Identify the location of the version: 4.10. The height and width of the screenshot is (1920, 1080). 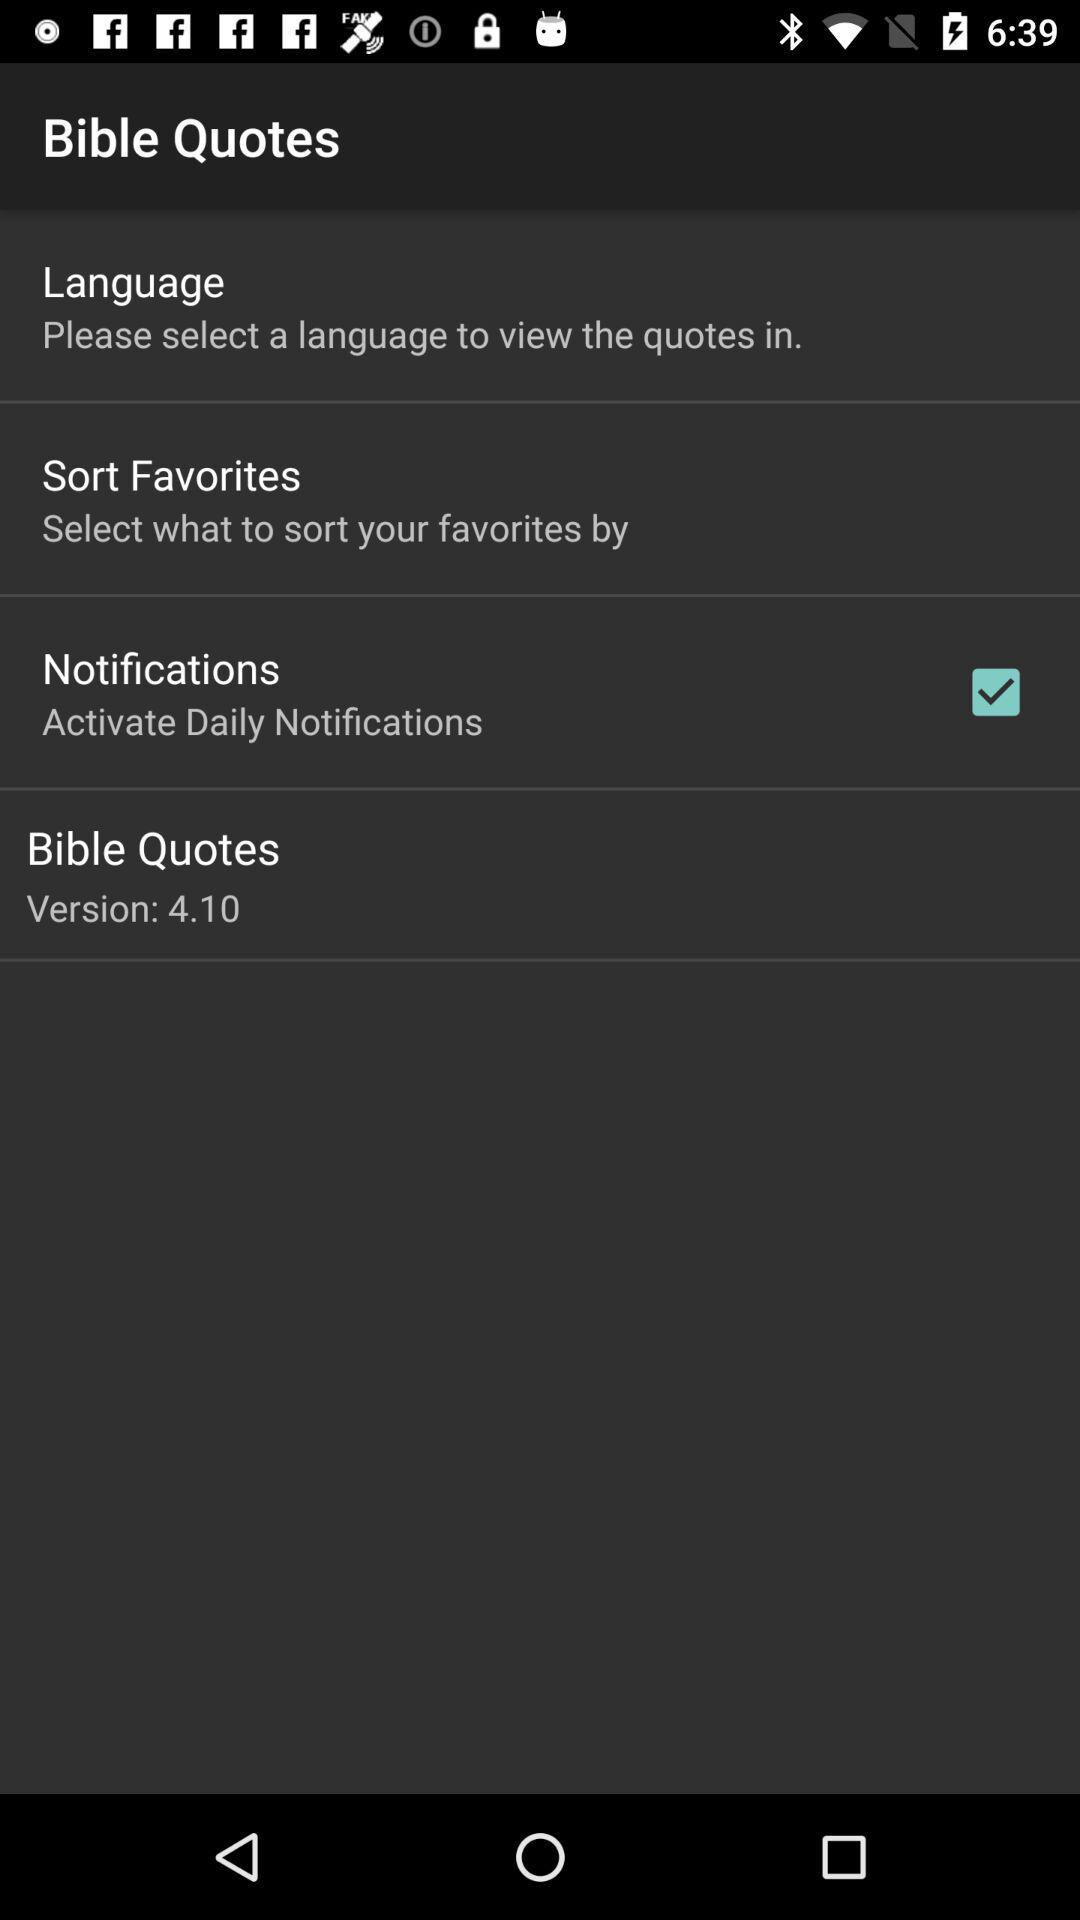
(553, 906).